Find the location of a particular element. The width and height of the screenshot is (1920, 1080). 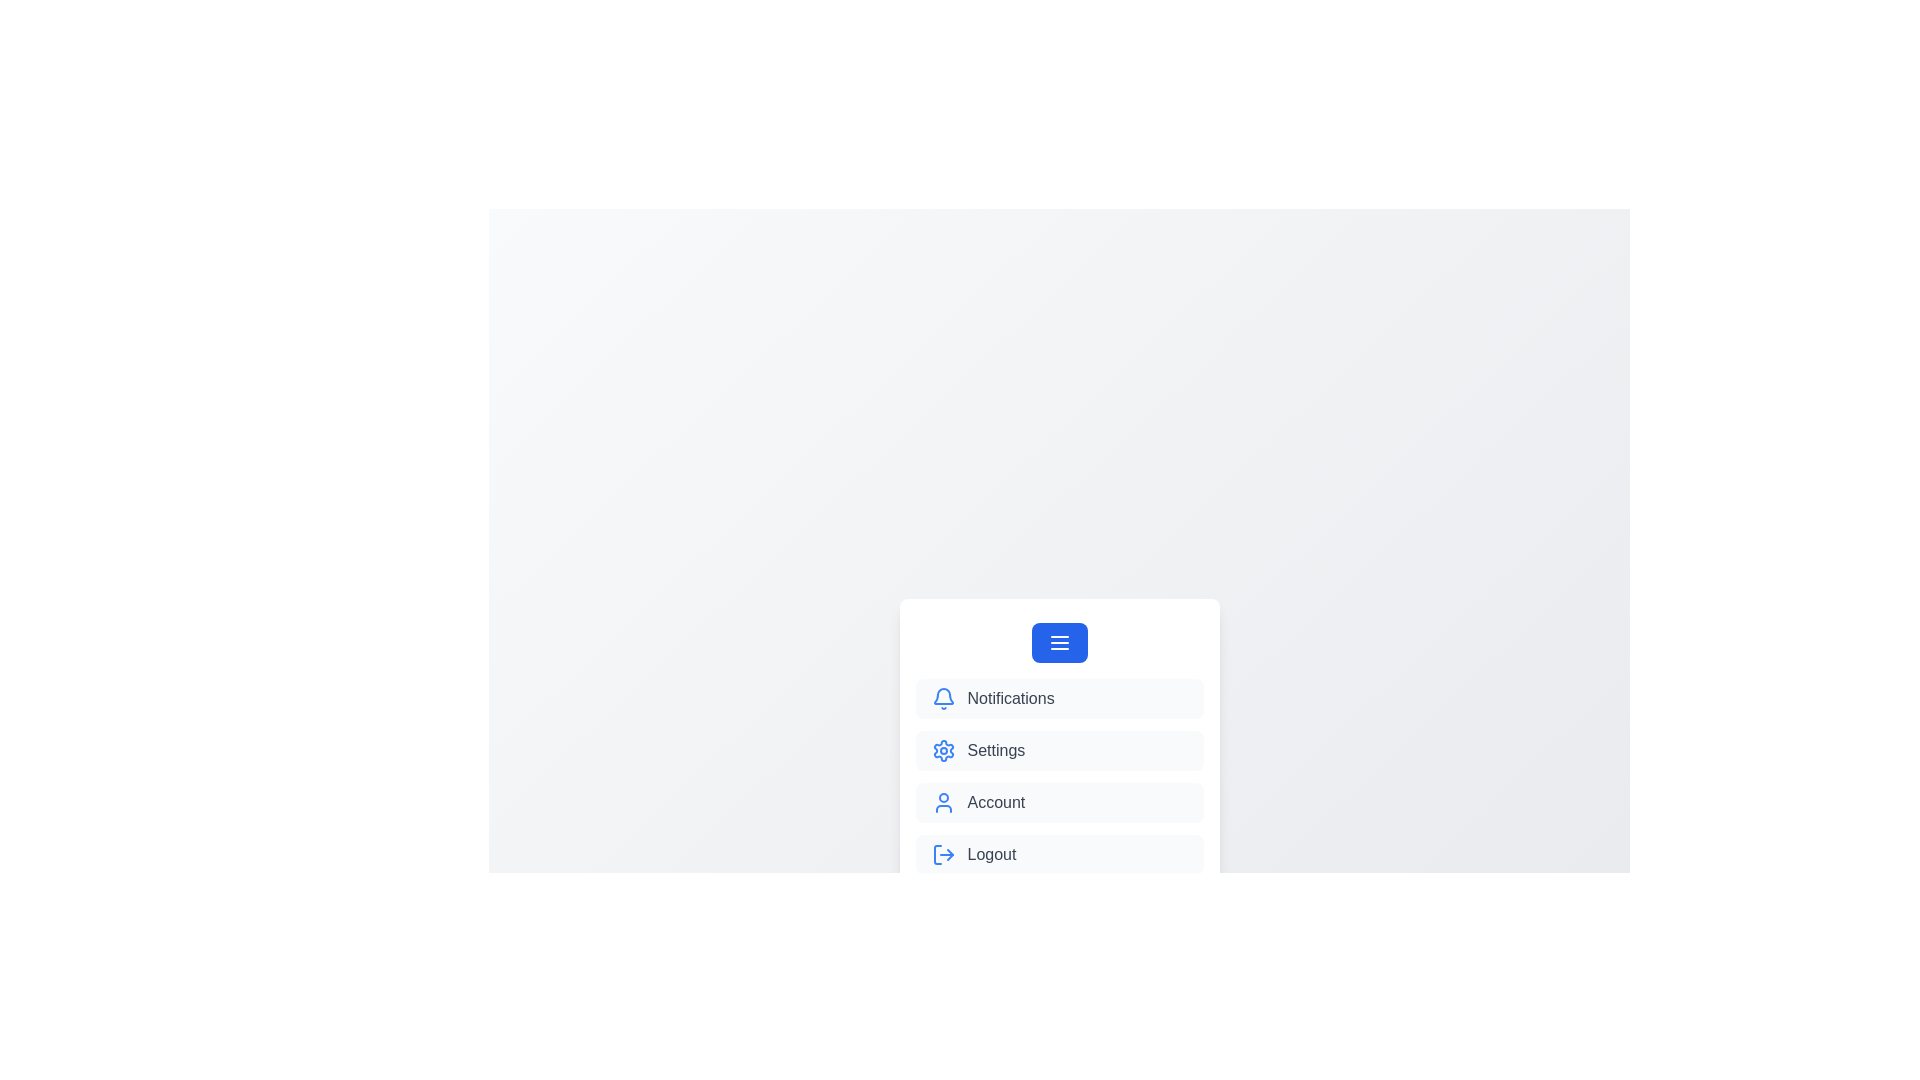

the menu option Settings by clicking on it is located at coordinates (1058, 751).